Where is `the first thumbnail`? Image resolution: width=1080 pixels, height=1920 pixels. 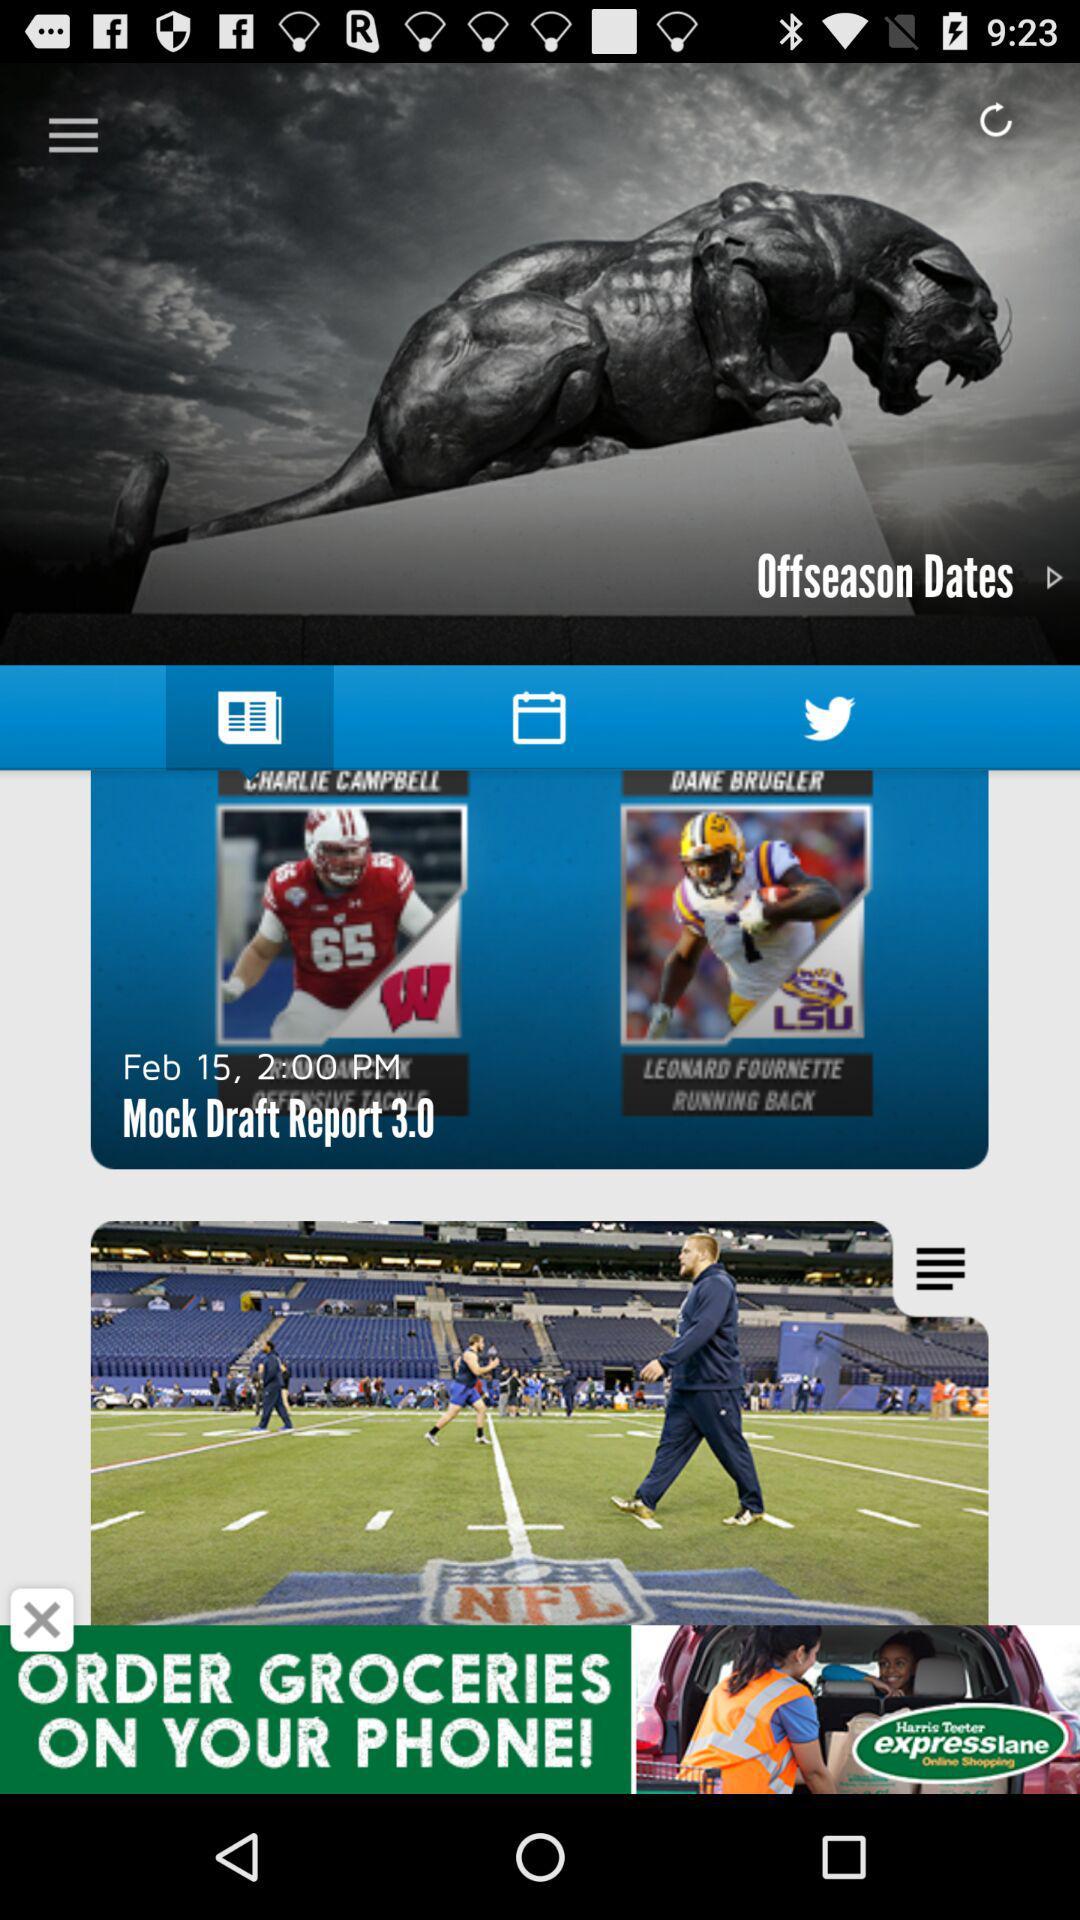 the first thumbnail is located at coordinates (540, 969).